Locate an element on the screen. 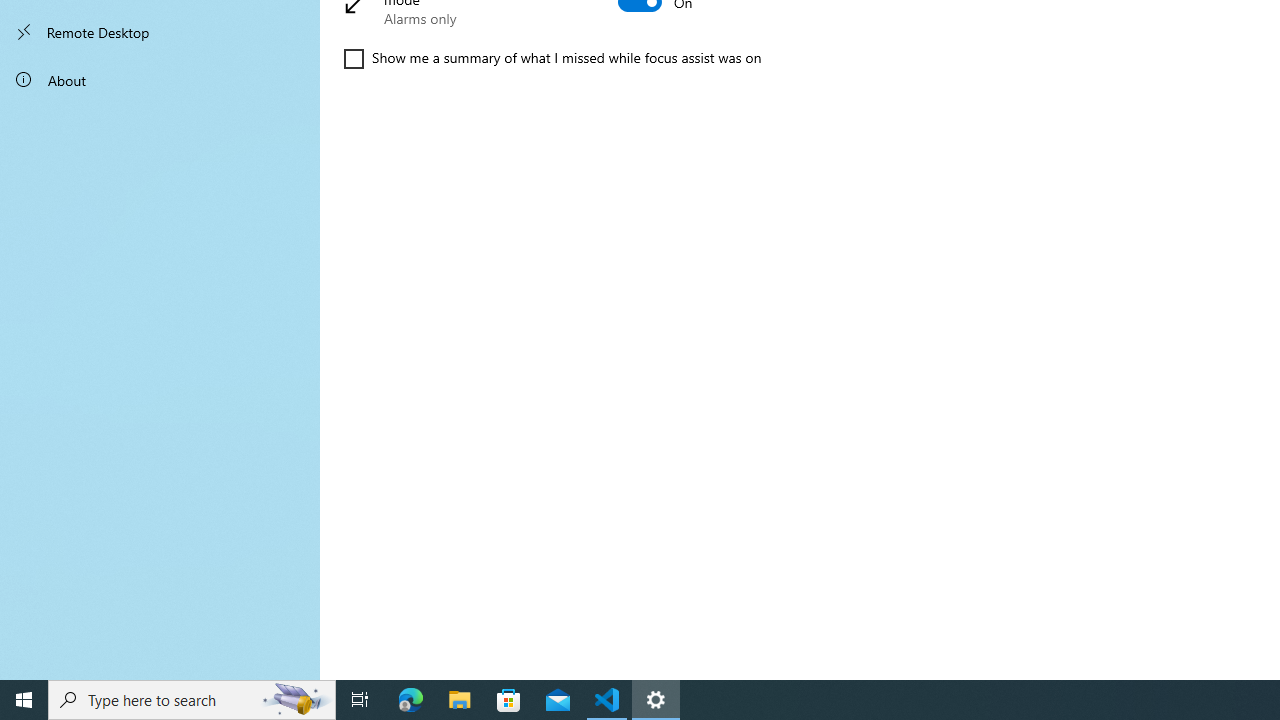 Image resolution: width=1280 pixels, height=720 pixels. 'Settings - 1 running window' is located at coordinates (656, 698).